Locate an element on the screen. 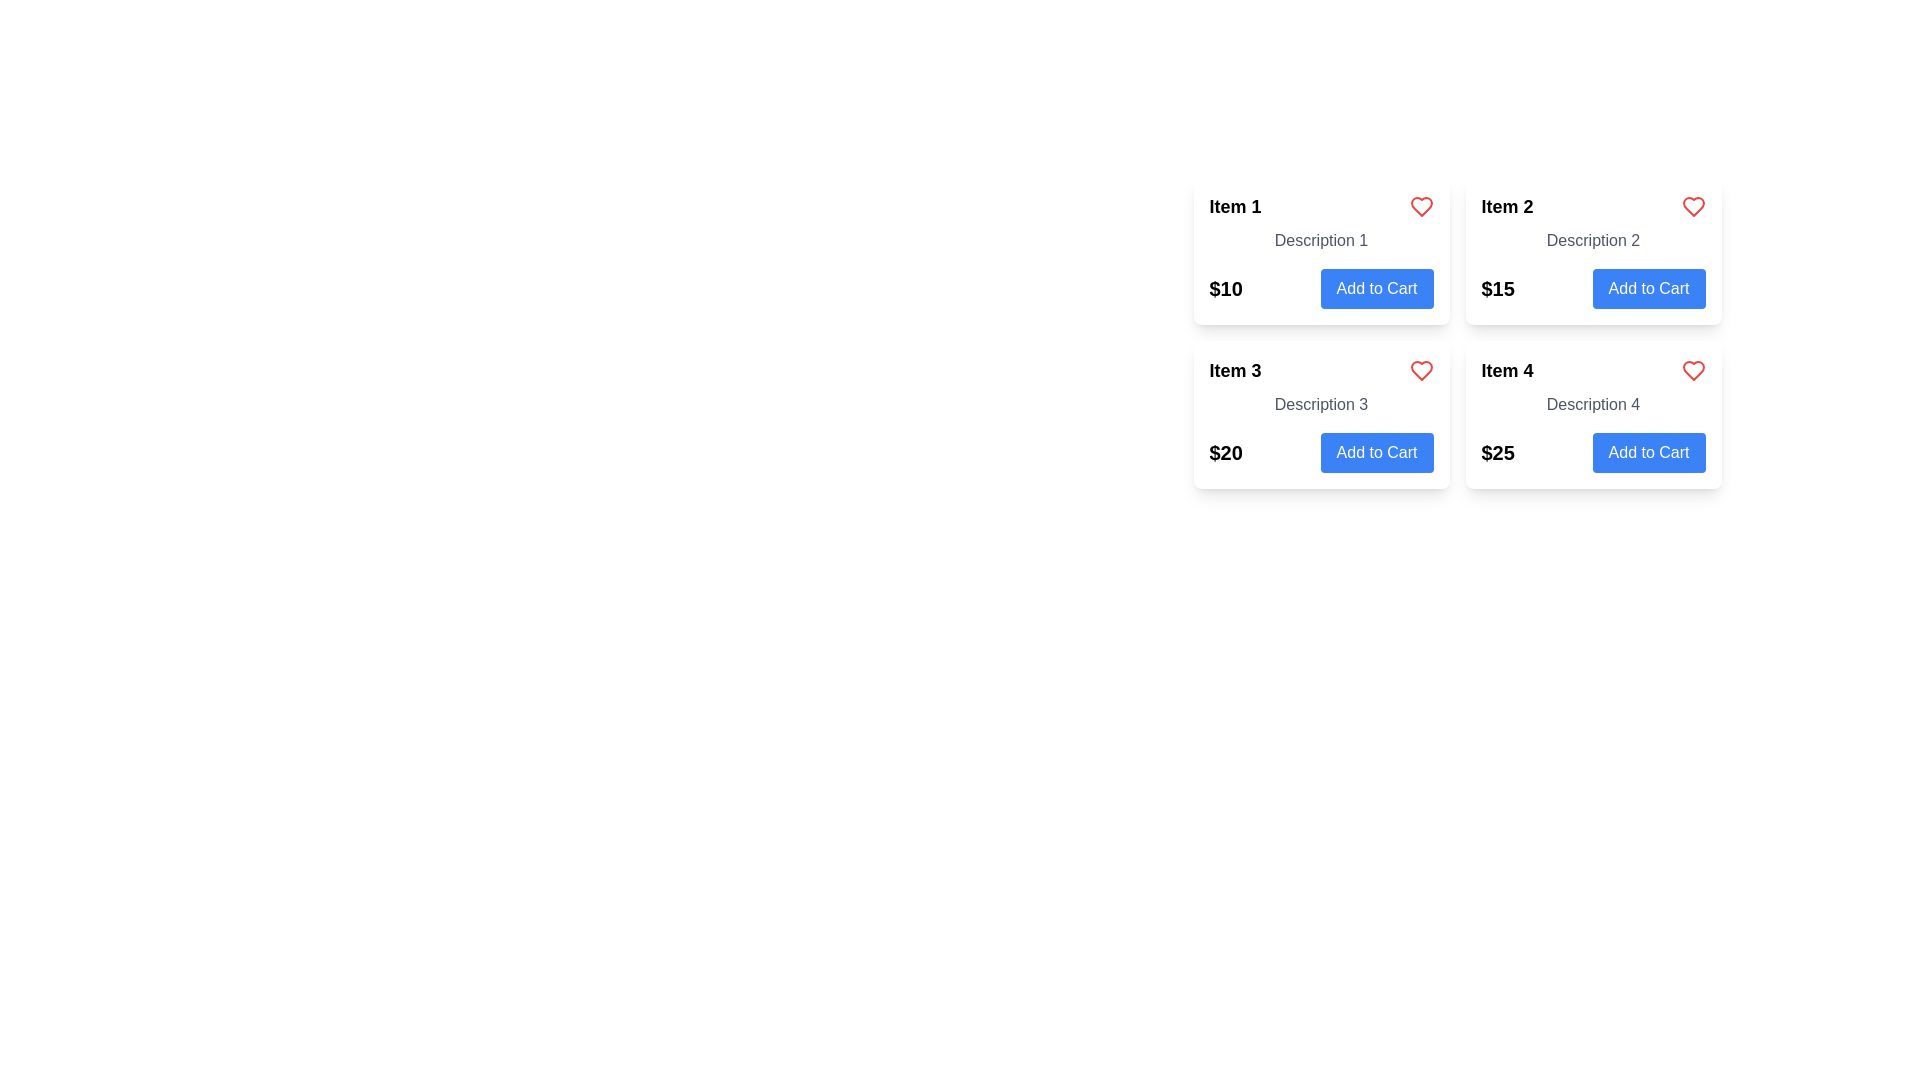 The image size is (1920, 1080). the Text Label element displaying '$15' which is prominently styled and located on the left side of the 'Add to Cart' button in 'Item 2' card is located at coordinates (1498, 289).